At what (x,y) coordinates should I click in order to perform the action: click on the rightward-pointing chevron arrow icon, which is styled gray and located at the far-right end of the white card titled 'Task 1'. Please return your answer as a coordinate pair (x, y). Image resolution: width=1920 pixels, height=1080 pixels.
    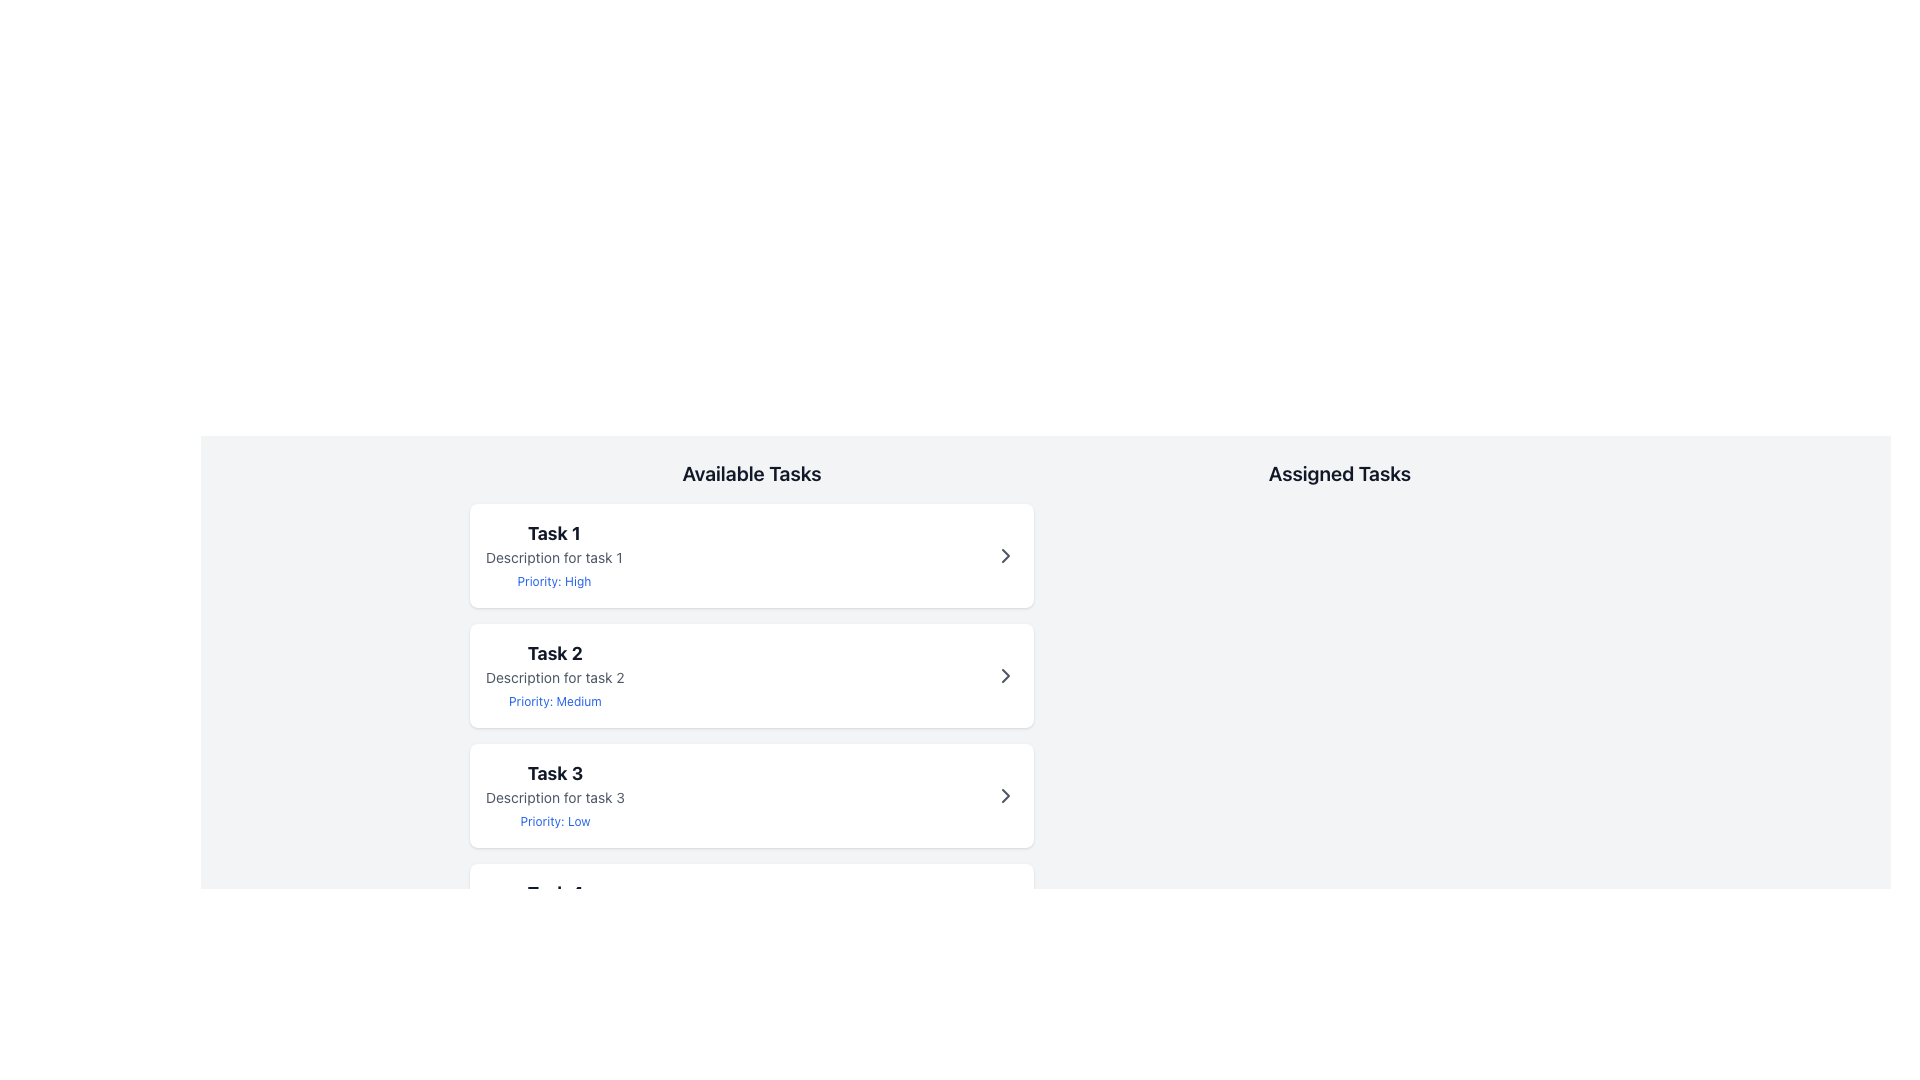
    Looking at the image, I should click on (1006, 555).